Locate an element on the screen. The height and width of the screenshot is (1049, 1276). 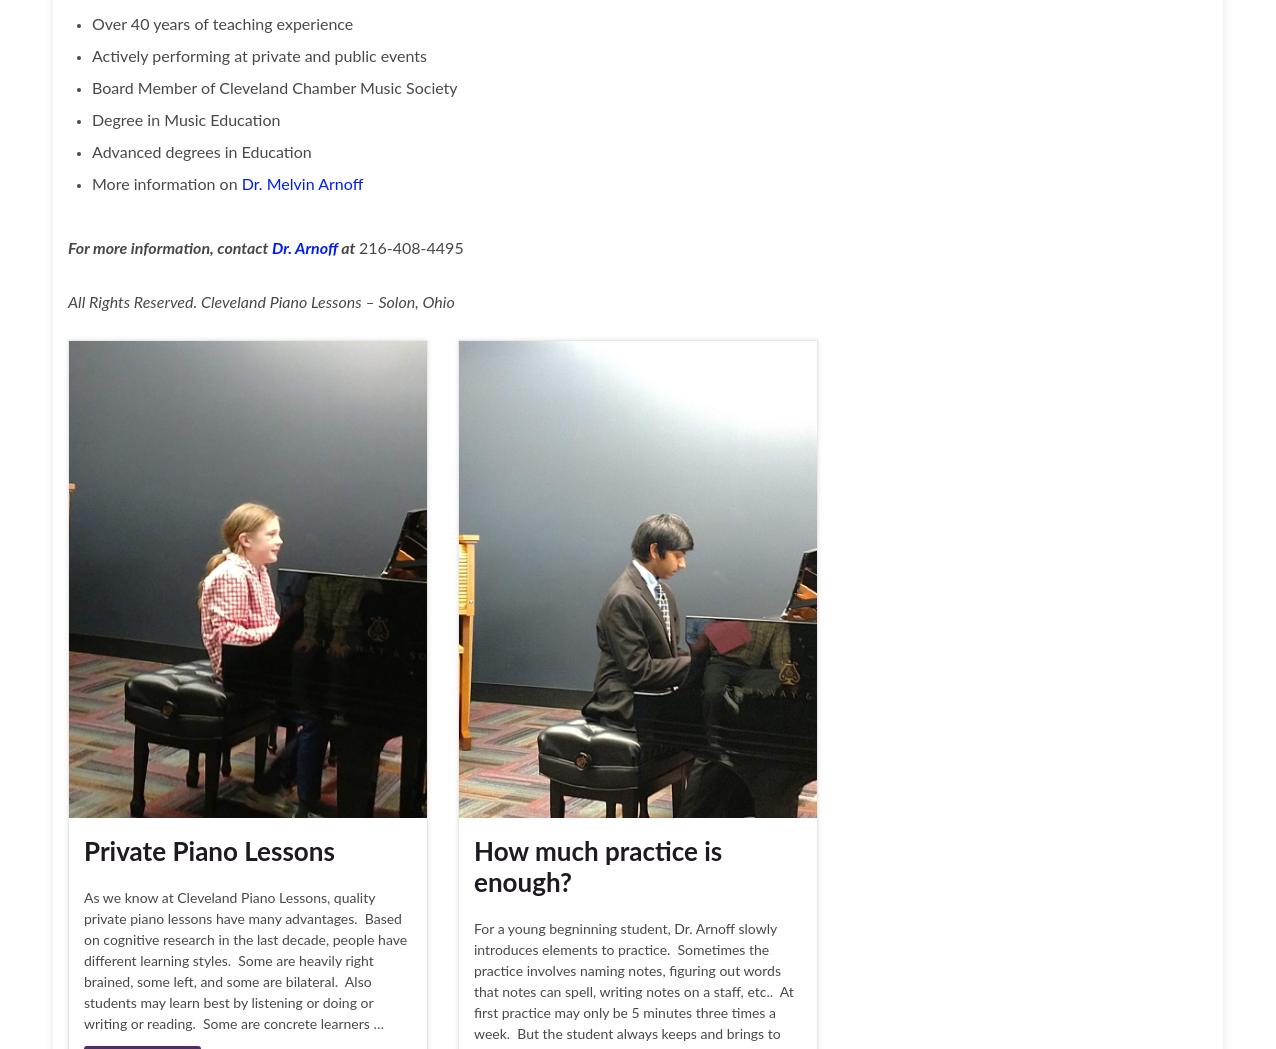
'Board Member of Cleveland Chamber Music Society' is located at coordinates (273, 87).